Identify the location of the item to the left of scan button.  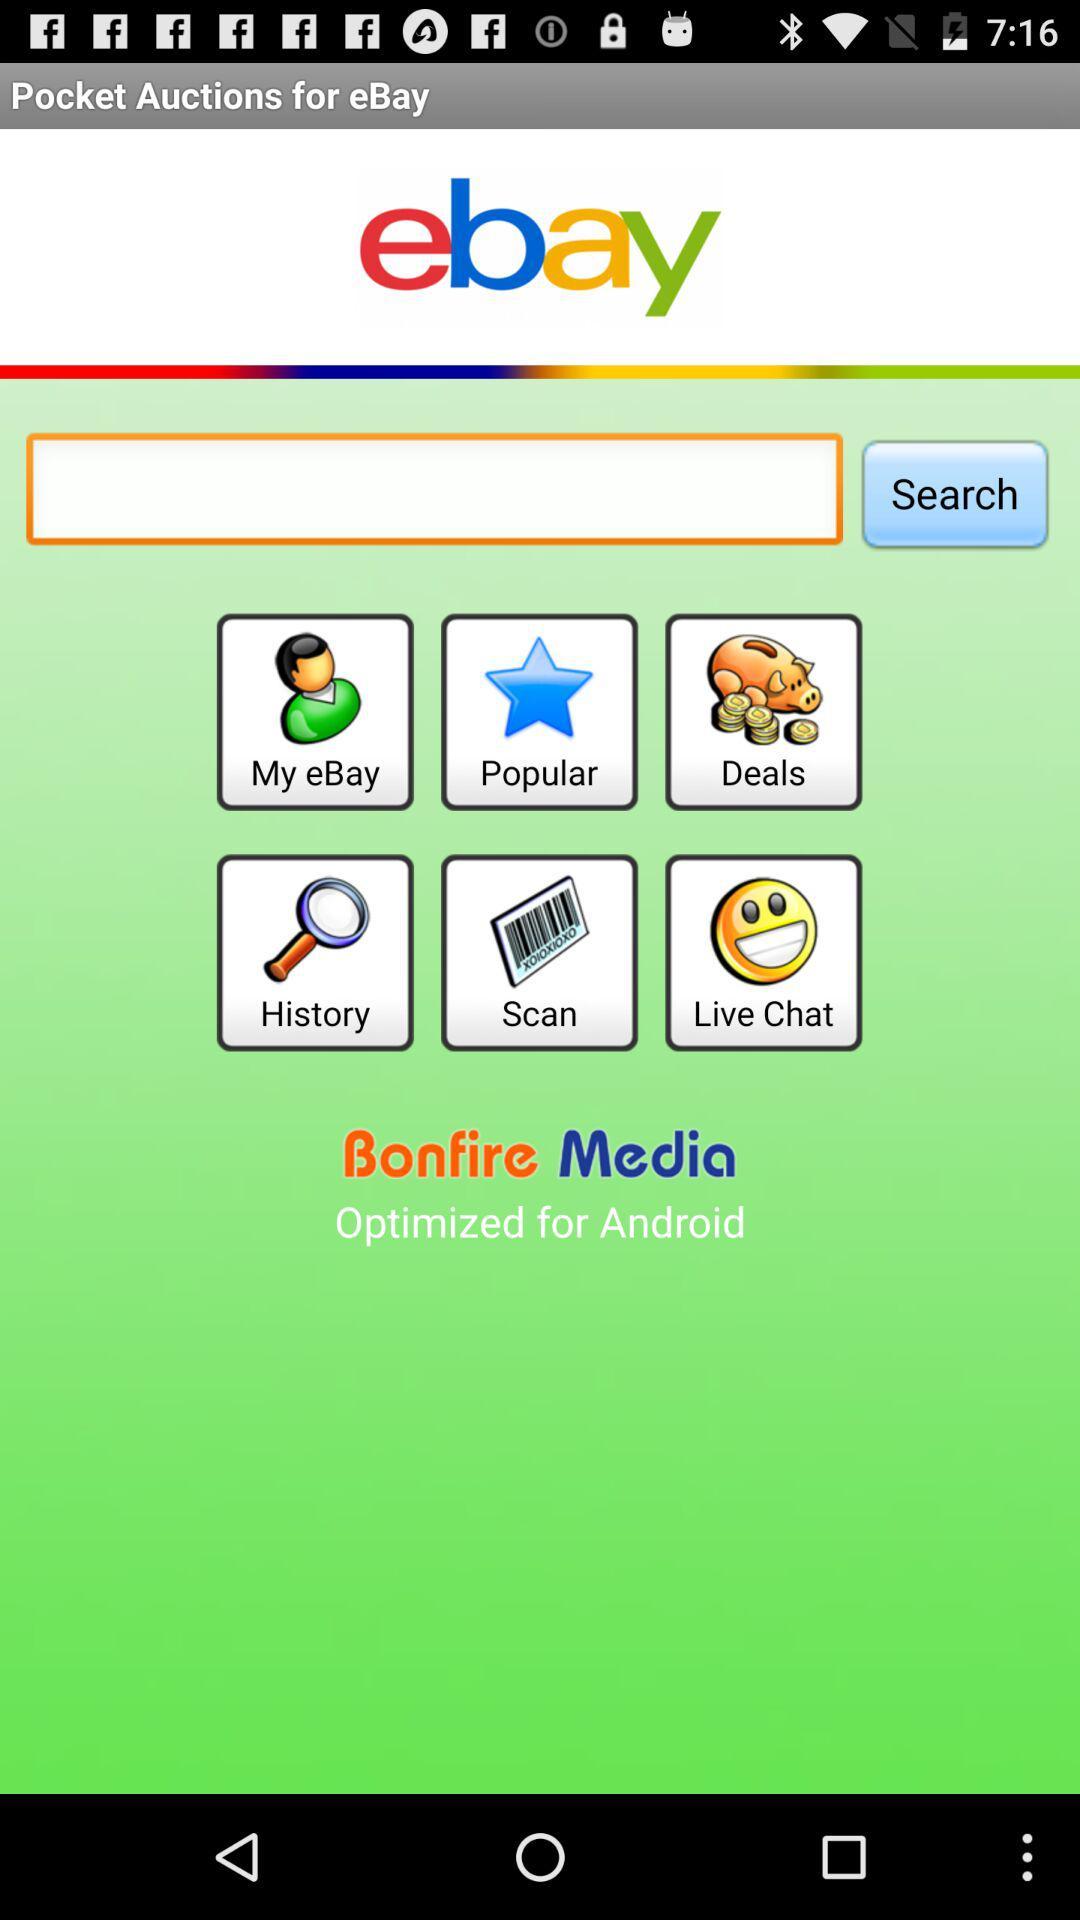
(315, 951).